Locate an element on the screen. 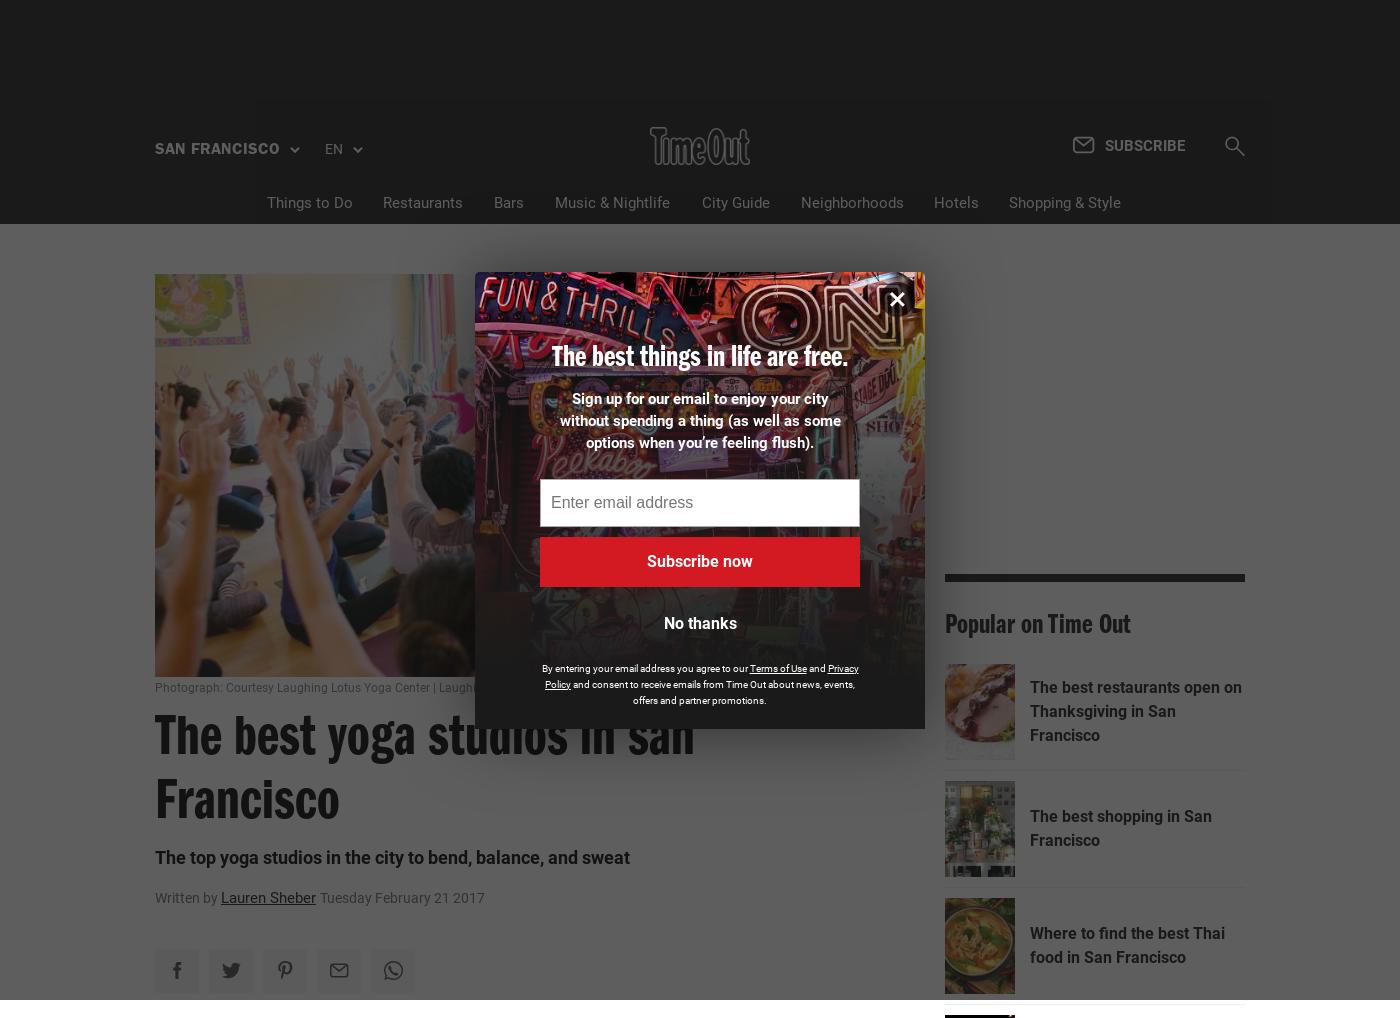  'The best shopping in San Francisco' is located at coordinates (1120, 827).